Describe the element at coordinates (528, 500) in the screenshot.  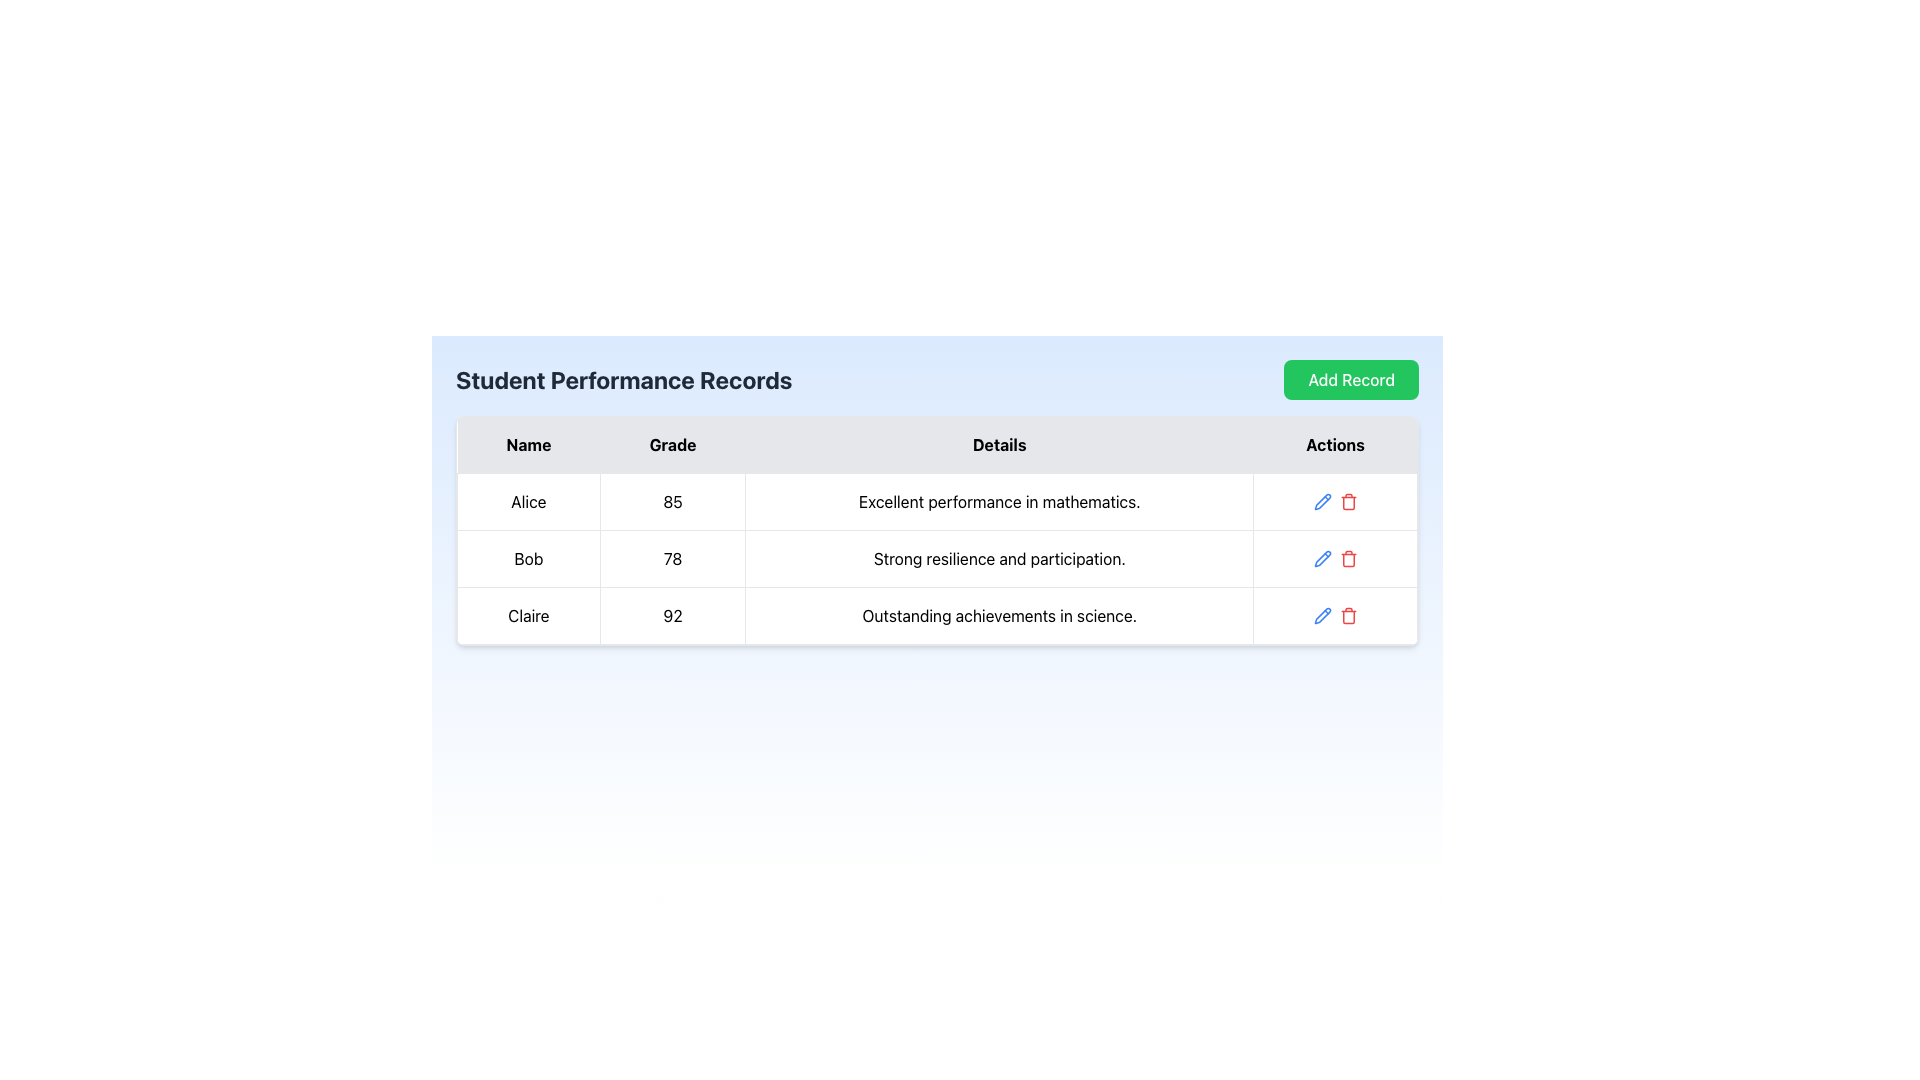
I see `the text label displaying 'Alice' located in the 'Name' column of the table` at that location.